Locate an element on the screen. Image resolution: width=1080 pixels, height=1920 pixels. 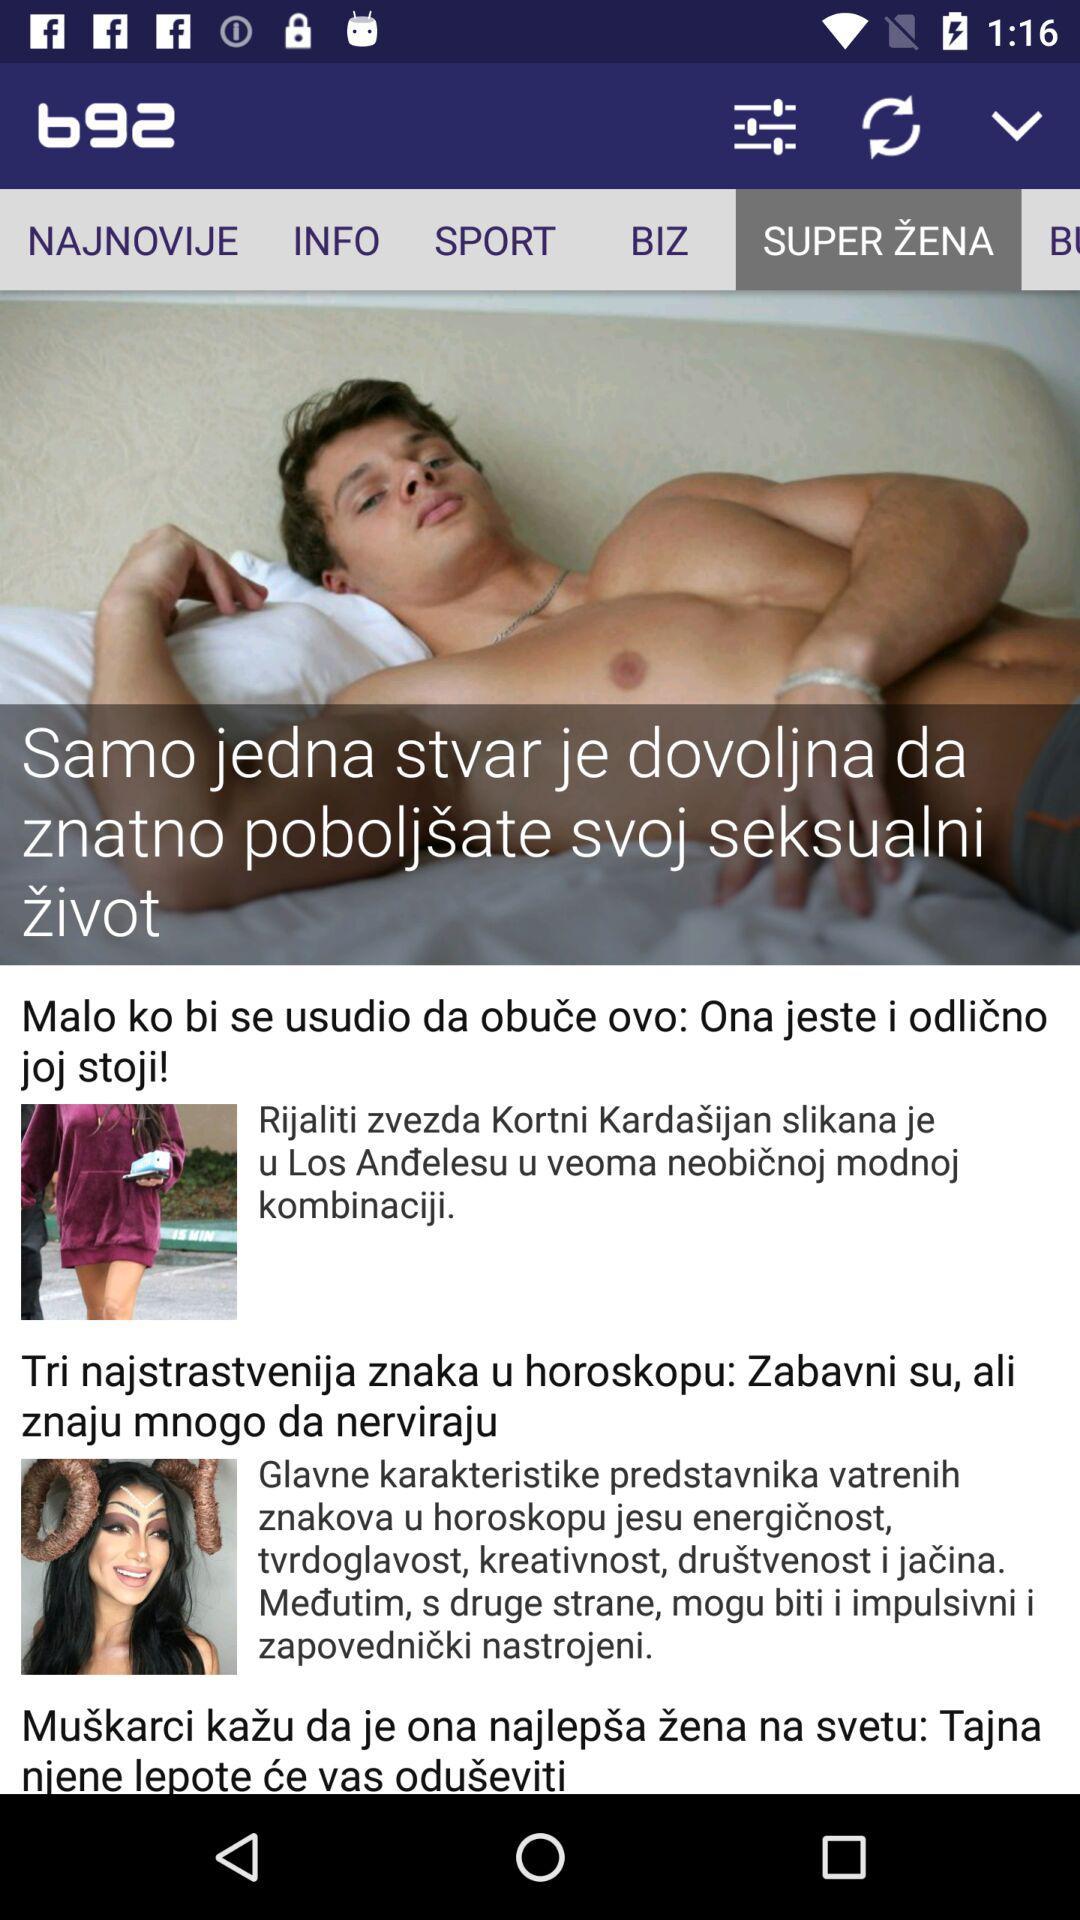
icon to the left of sport app is located at coordinates (335, 239).